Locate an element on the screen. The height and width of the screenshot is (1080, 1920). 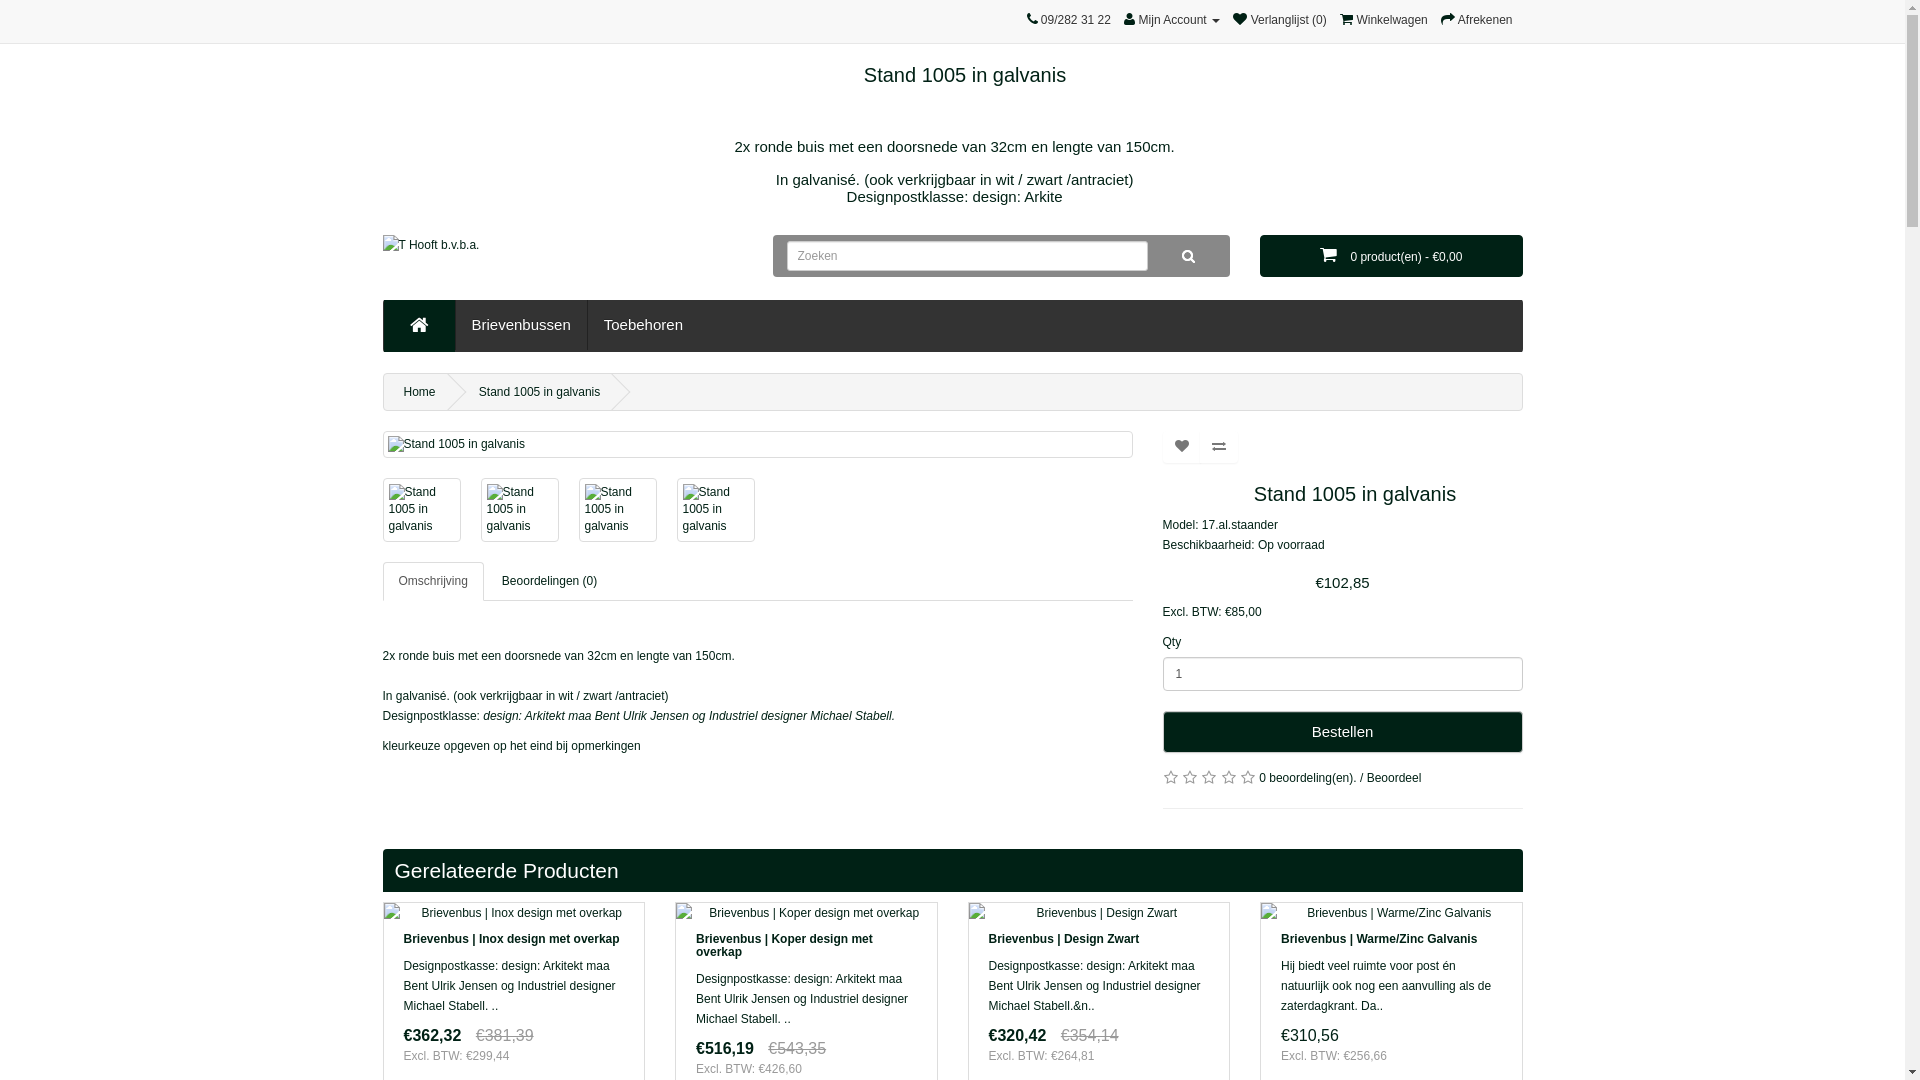
'Brievenbus | Warme/Zinc Galvanis' is located at coordinates (1390, 913).